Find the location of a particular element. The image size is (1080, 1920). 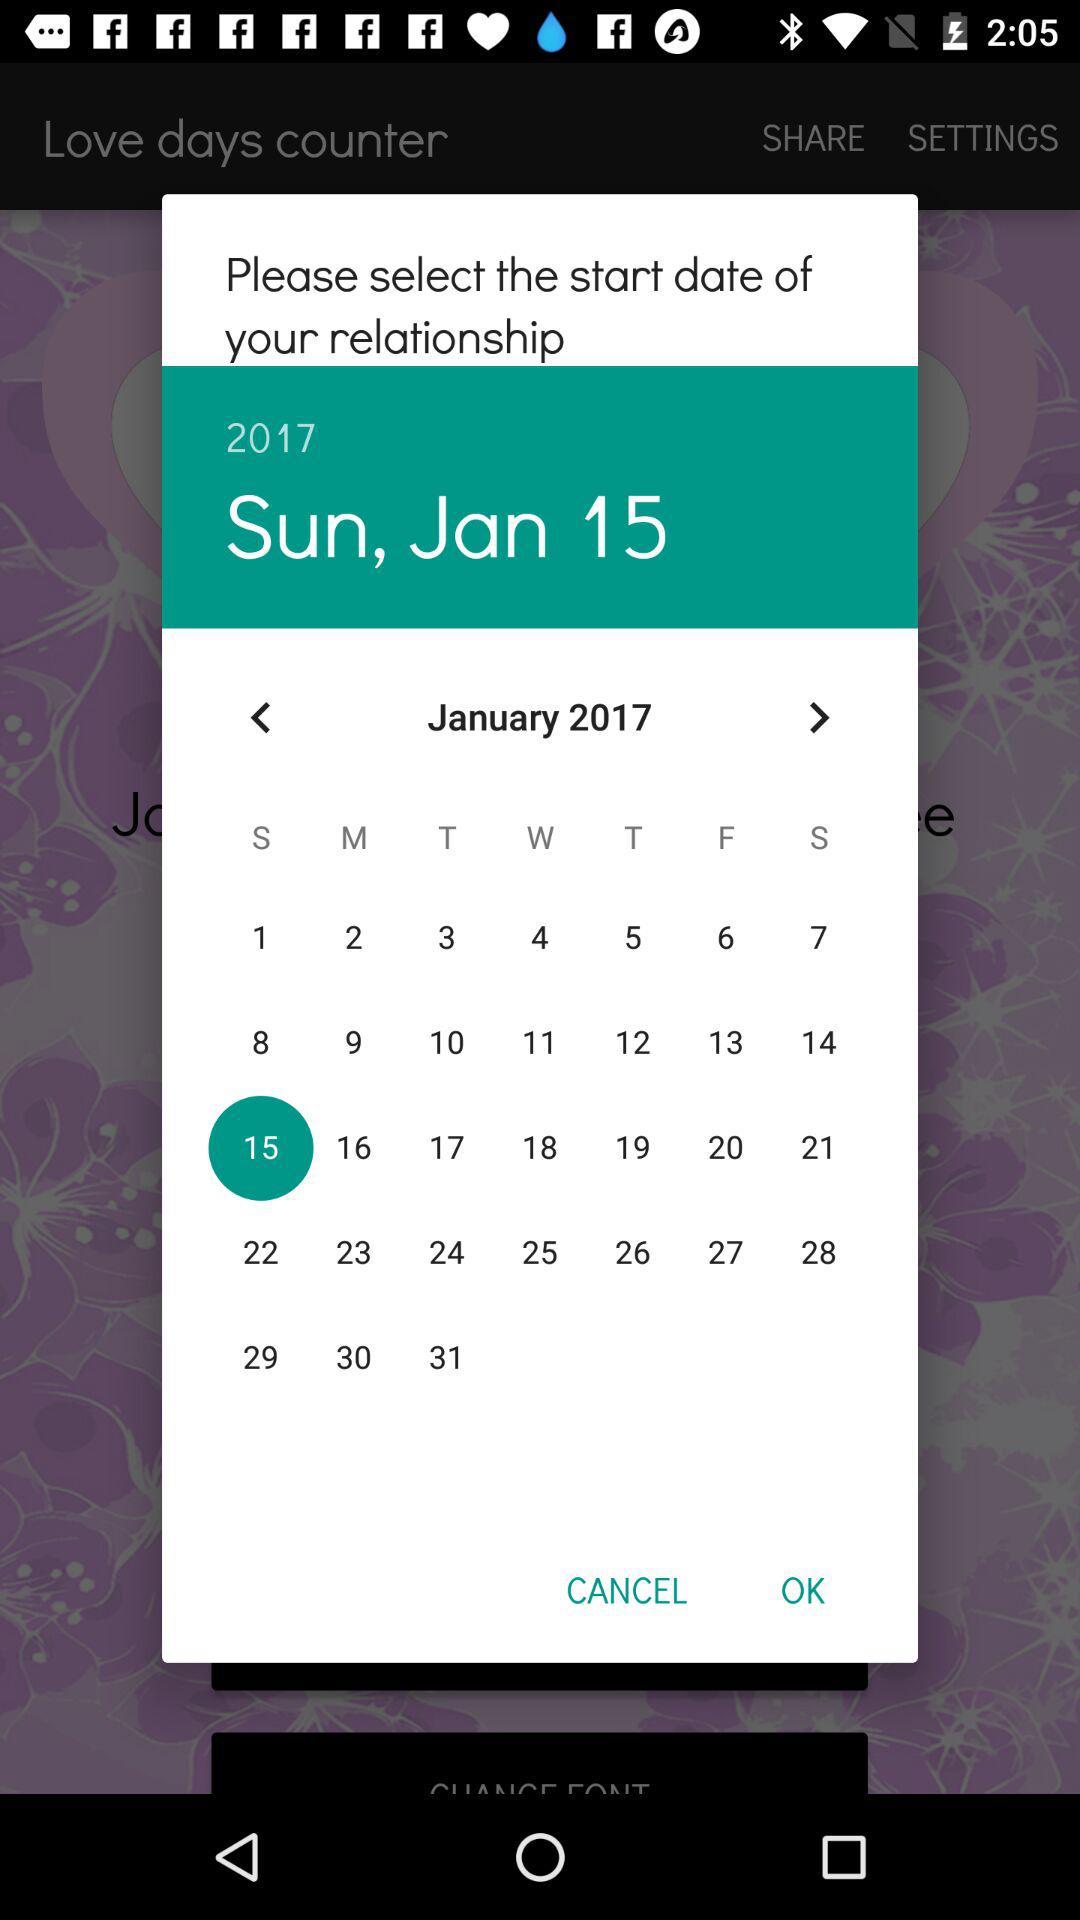

item below the 2017 item is located at coordinates (818, 717).